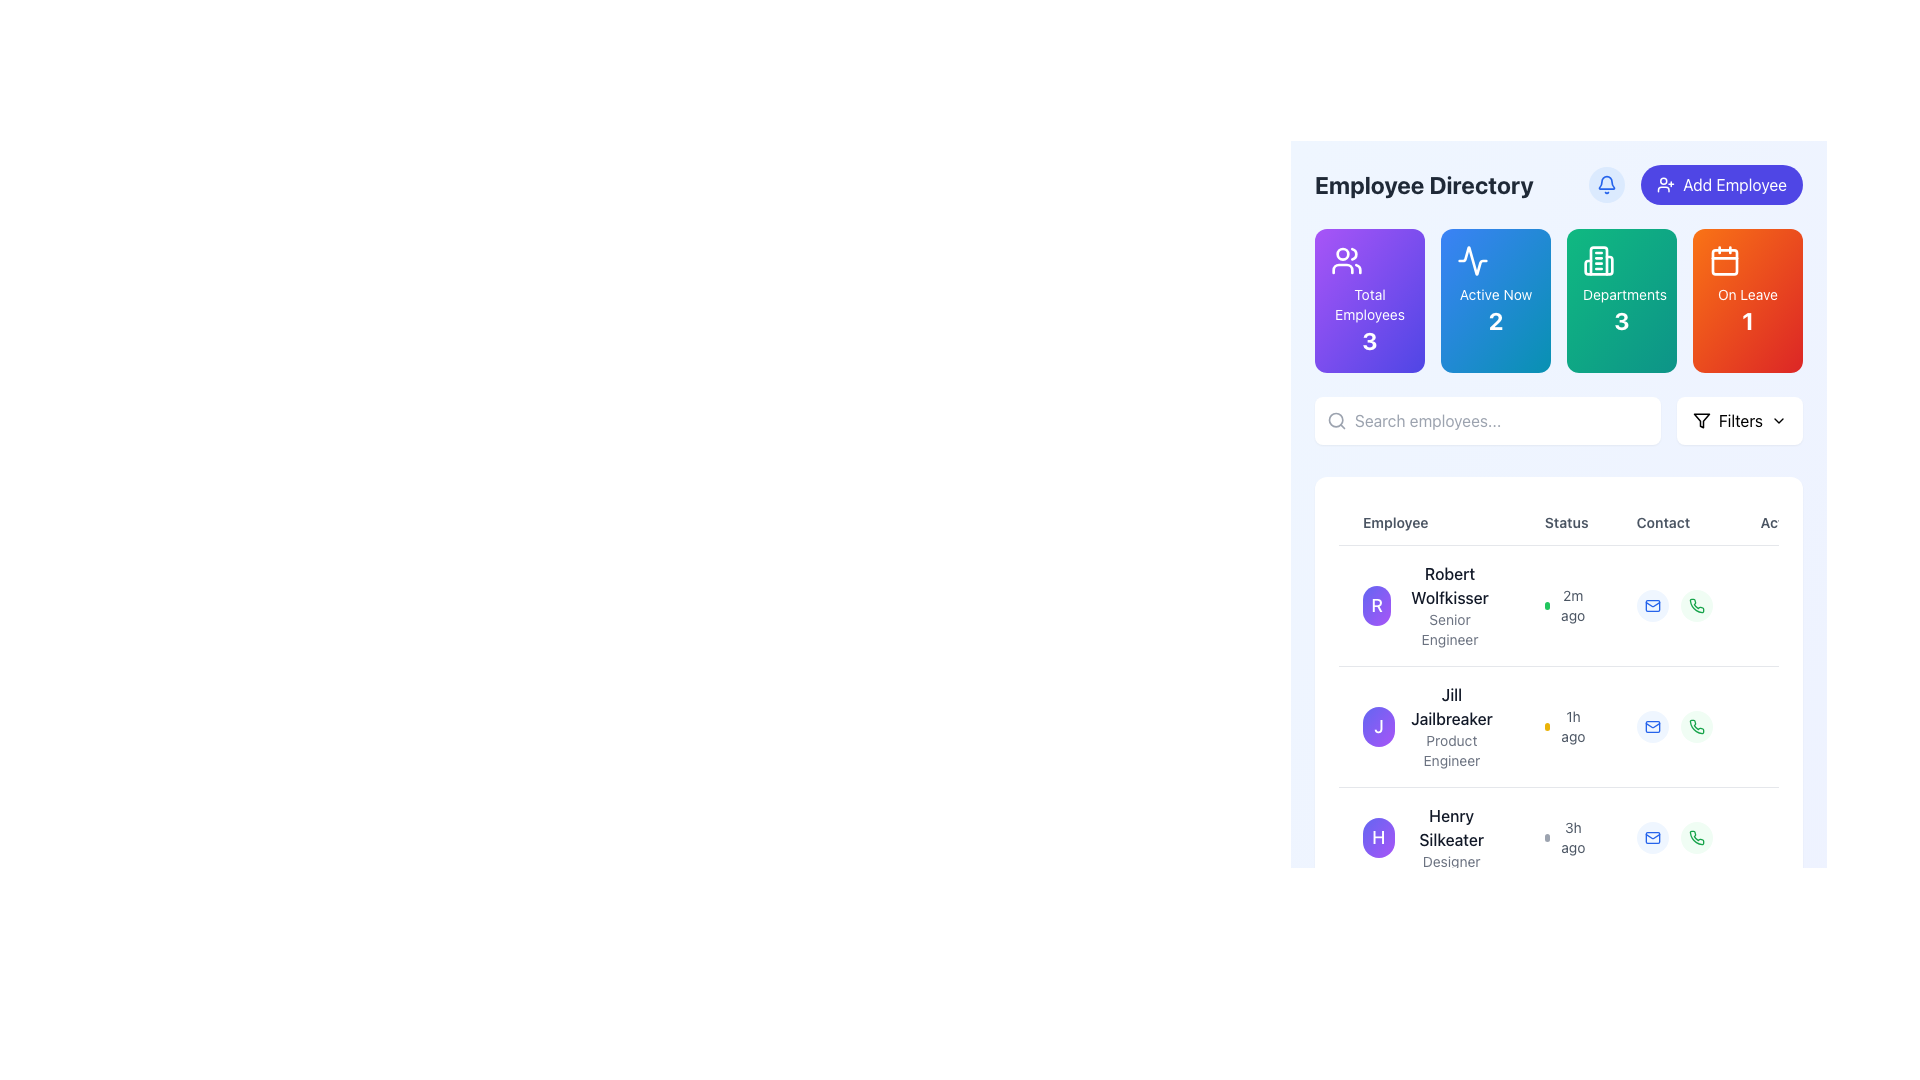 Image resolution: width=1920 pixels, height=1080 pixels. What do you see at coordinates (1695, 837) in the screenshot?
I see `the green phone icon button that represents call functionality while tabbing through the employee management interface` at bounding box center [1695, 837].